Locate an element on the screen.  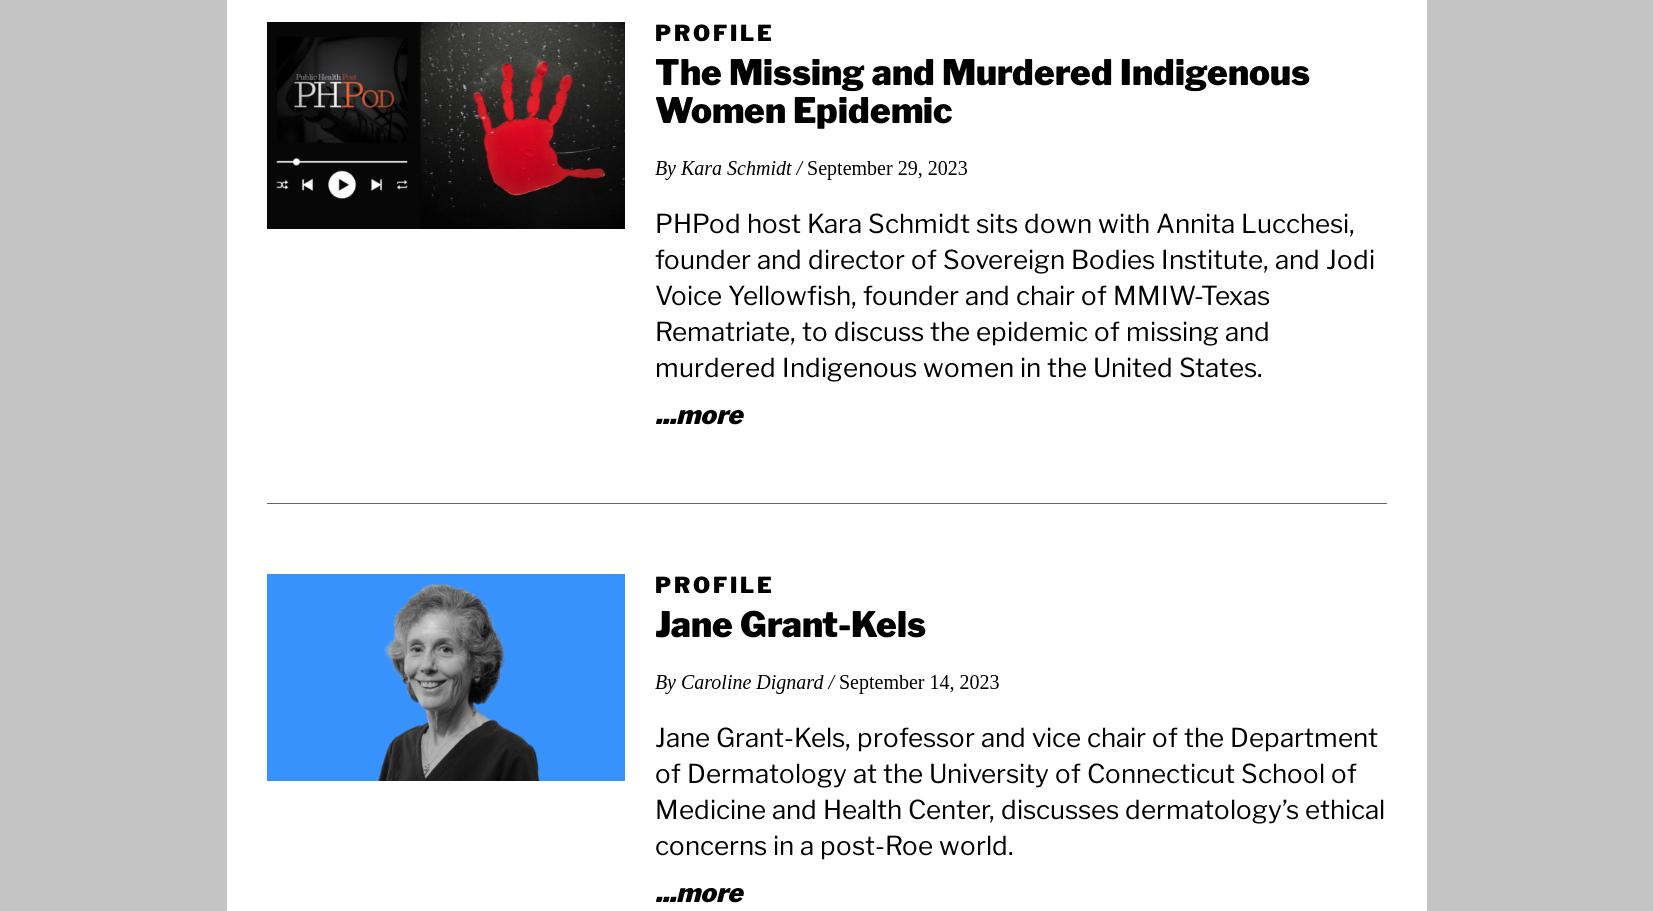
'September 29, 2023' is located at coordinates (886, 166).